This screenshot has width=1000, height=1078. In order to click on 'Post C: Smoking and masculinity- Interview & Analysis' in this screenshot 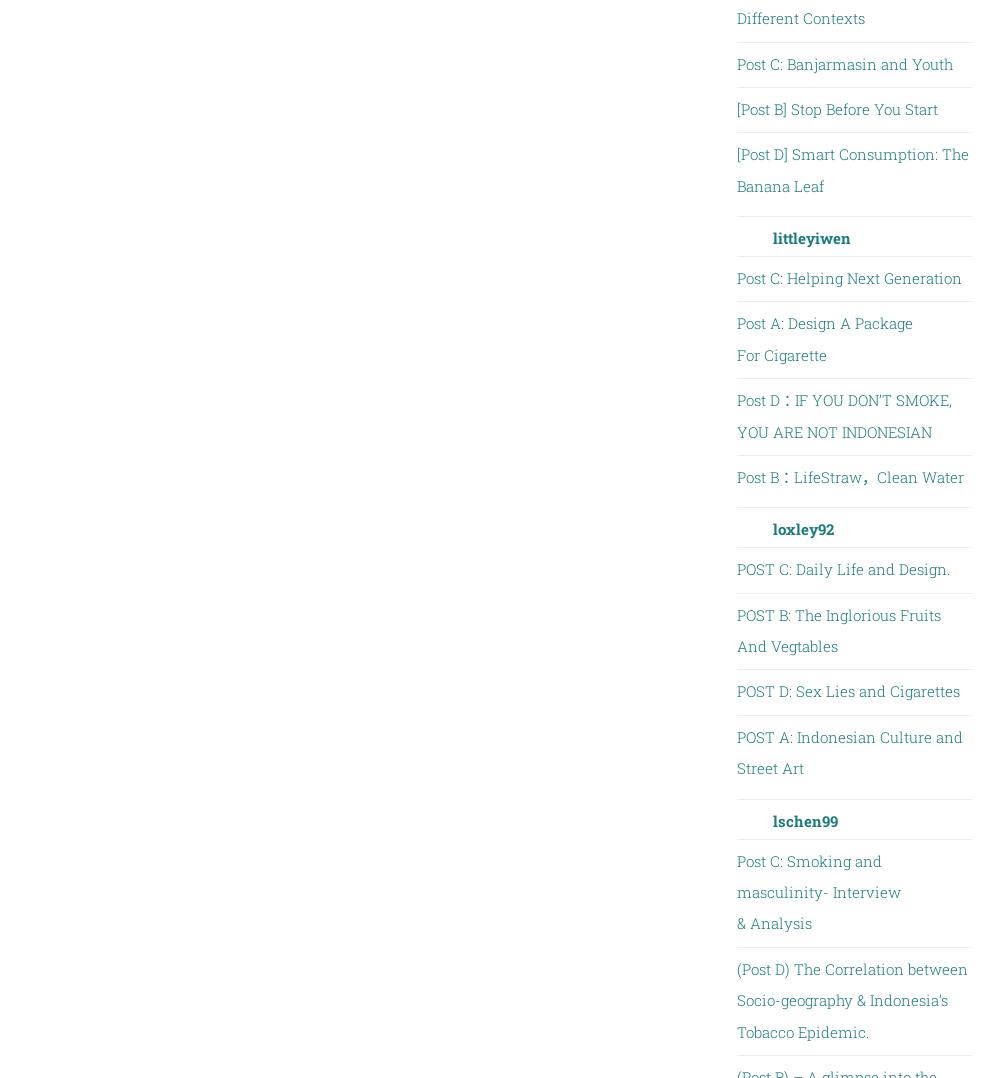, I will do `click(817, 891)`.